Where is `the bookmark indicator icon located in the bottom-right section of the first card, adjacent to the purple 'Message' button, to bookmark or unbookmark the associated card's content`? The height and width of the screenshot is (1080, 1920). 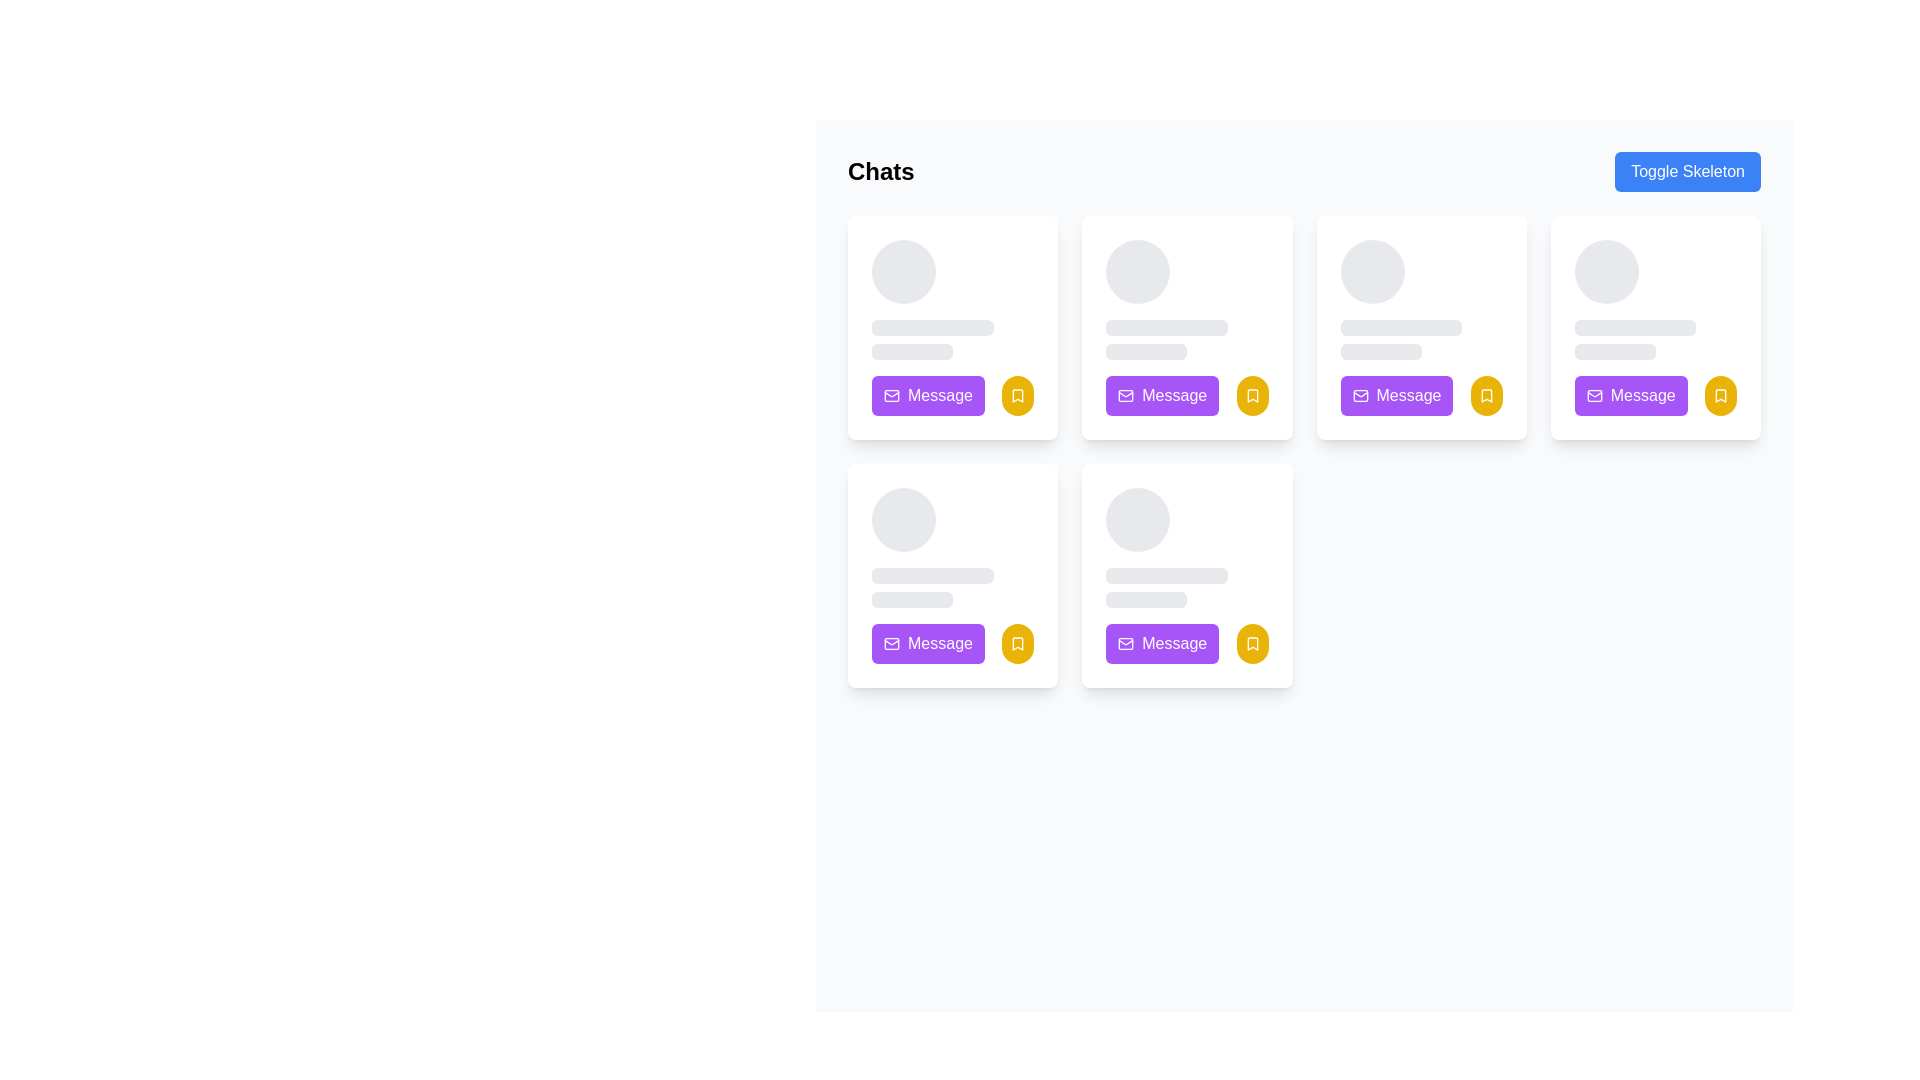 the bookmark indicator icon located in the bottom-right section of the first card, adjacent to the purple 'Message' button, to bookmark or unbookmark the associated card's content is located at coordinates (1018, 396).